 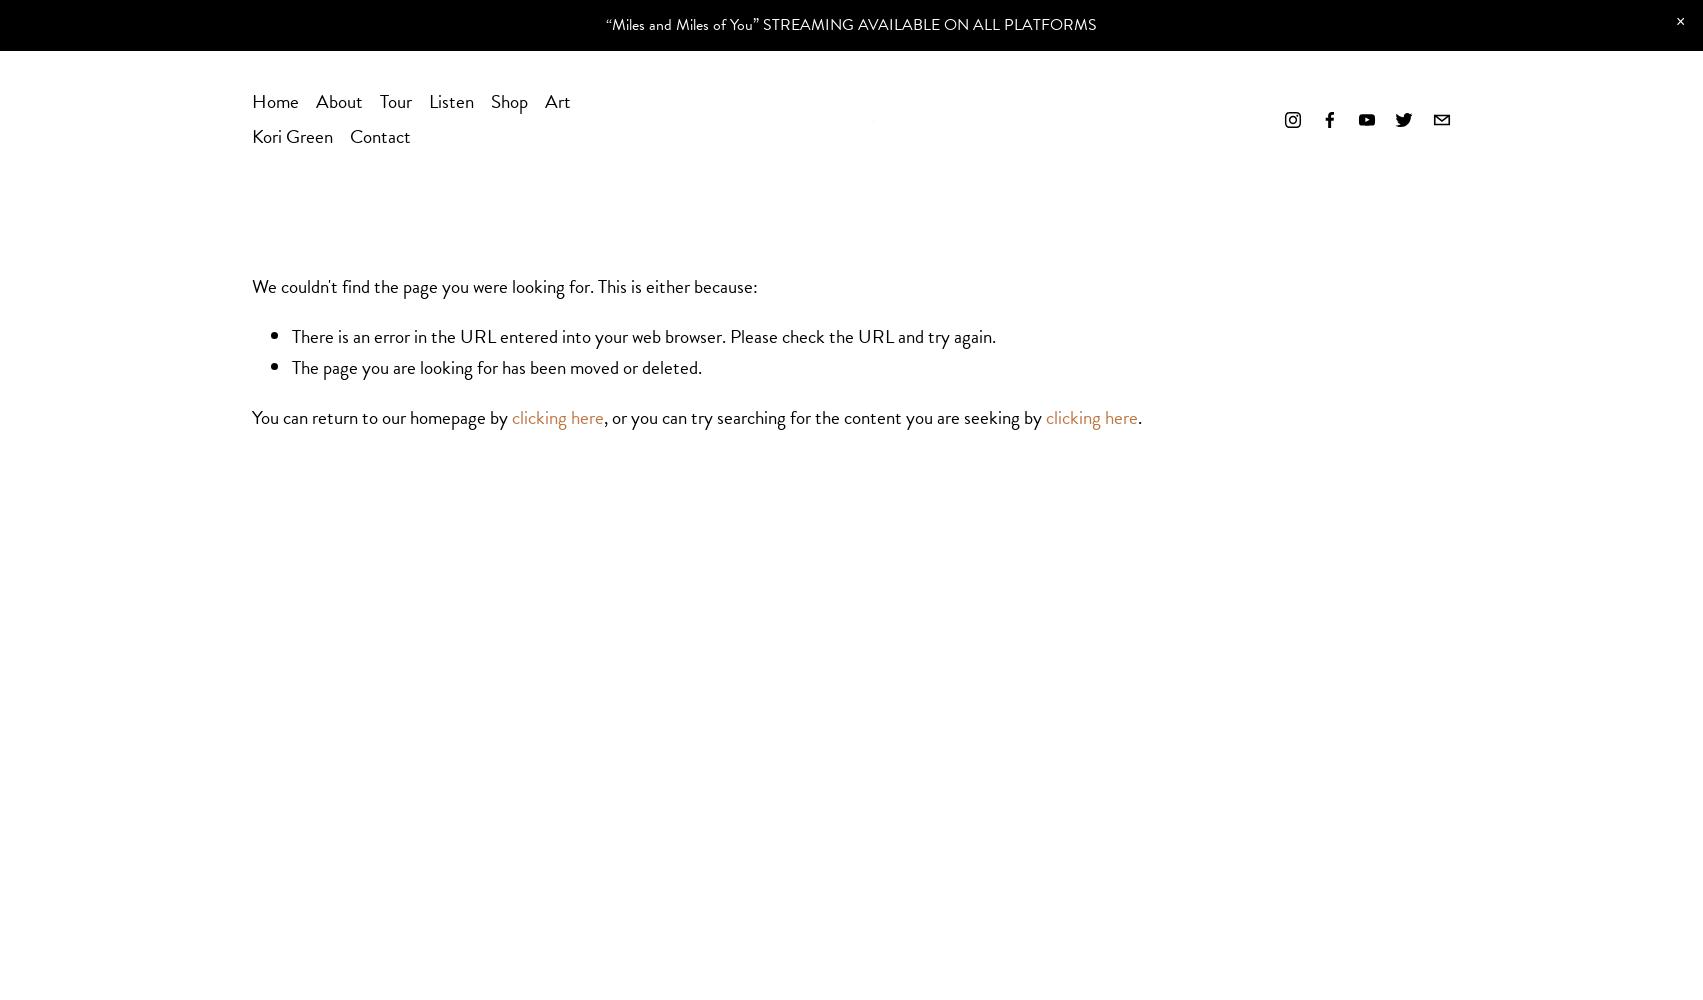 What do you see at coordinates (542, 100) in the screenshot?
I see `'Art'` at bounding box center [542, 100].